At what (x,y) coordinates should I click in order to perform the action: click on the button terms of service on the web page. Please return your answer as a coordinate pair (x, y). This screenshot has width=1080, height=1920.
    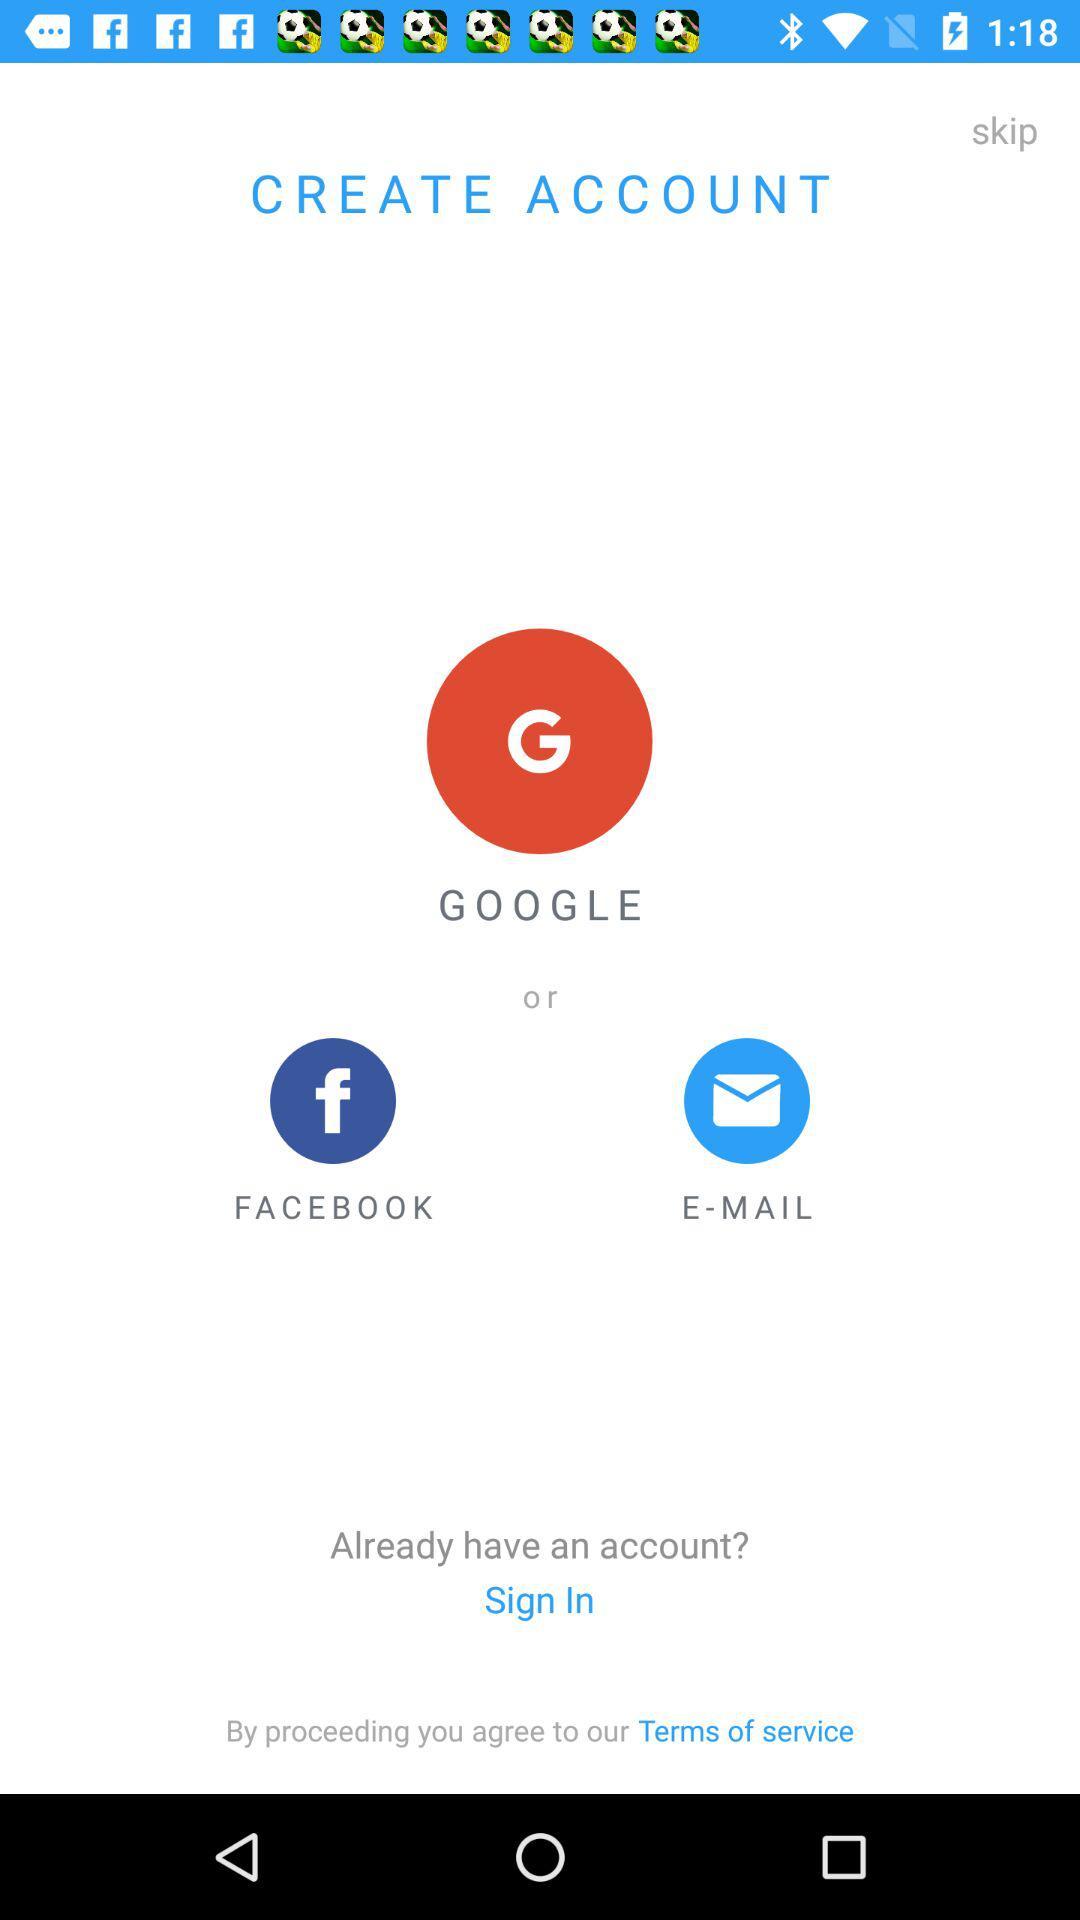
    Looking at the image, I should click on (745, 1728).